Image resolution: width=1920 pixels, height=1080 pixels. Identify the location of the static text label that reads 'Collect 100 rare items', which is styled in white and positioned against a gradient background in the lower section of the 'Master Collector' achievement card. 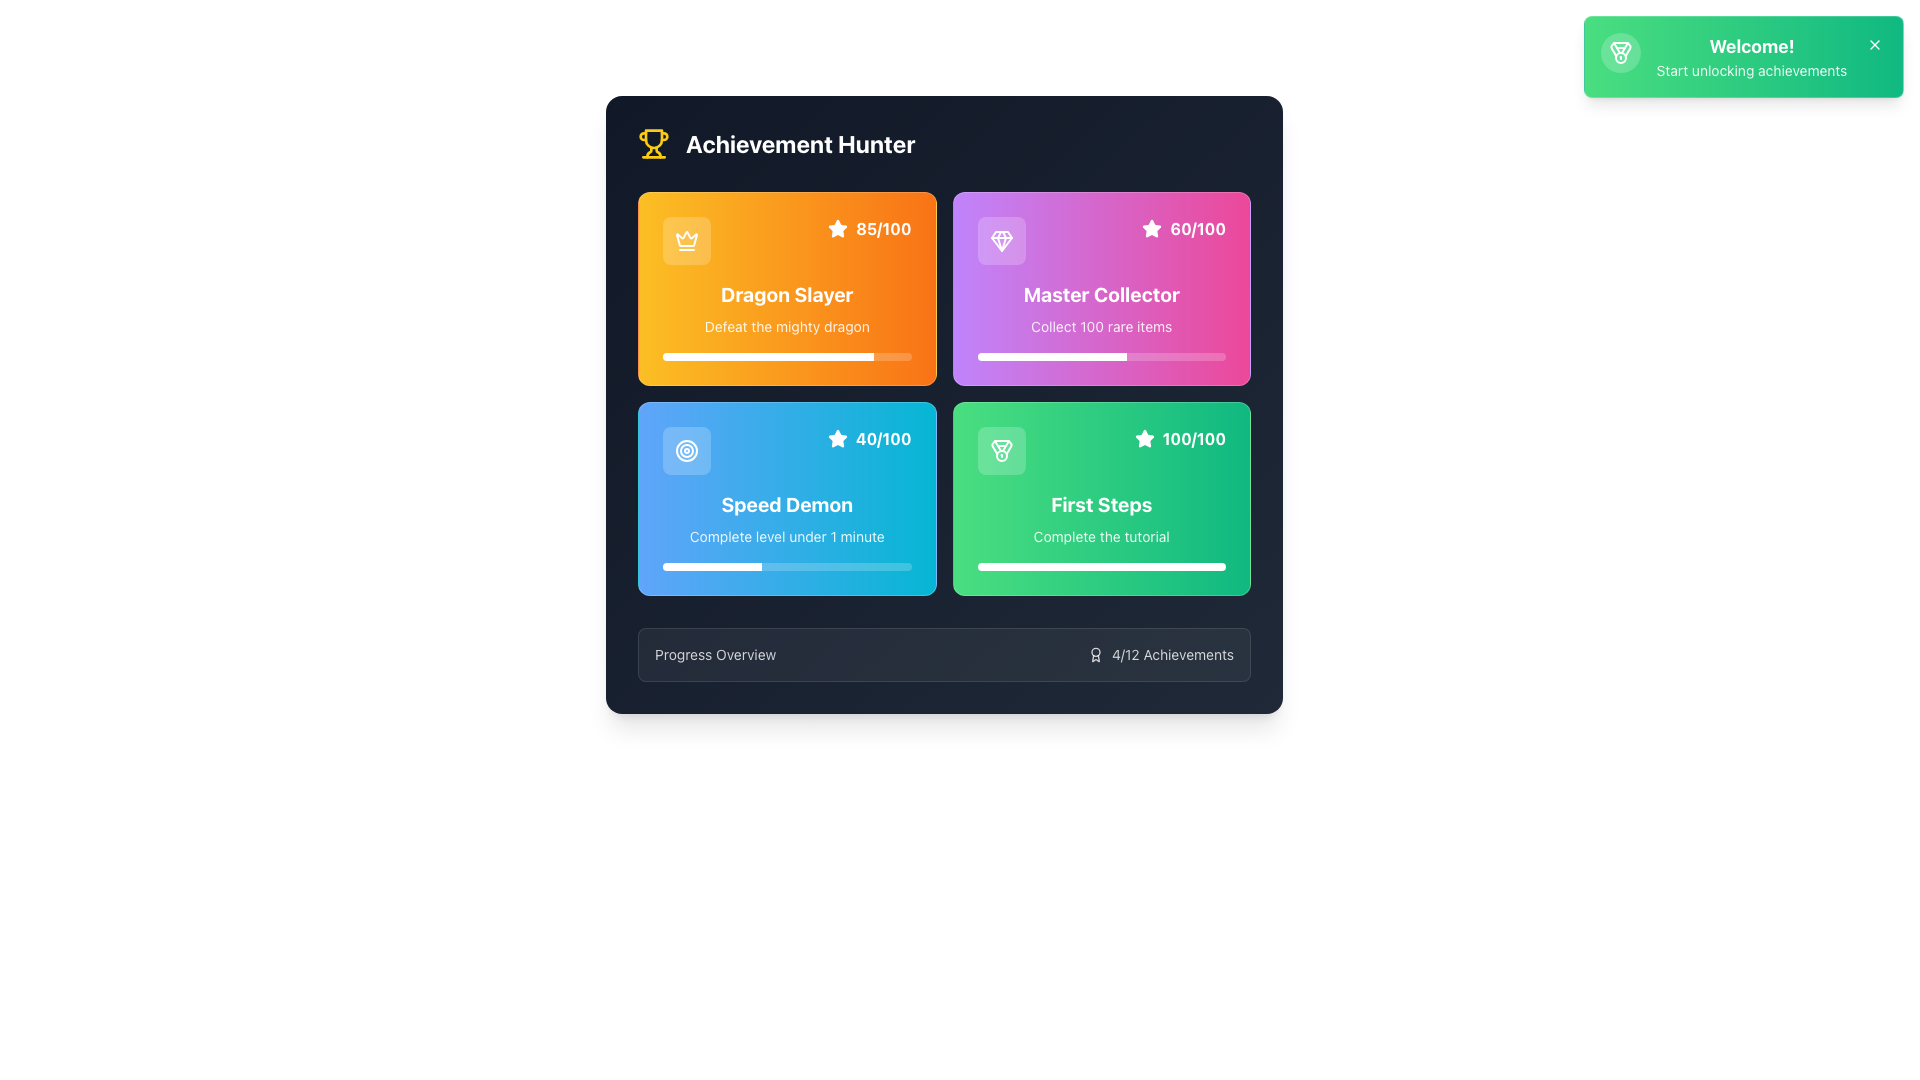
(1100, 326).